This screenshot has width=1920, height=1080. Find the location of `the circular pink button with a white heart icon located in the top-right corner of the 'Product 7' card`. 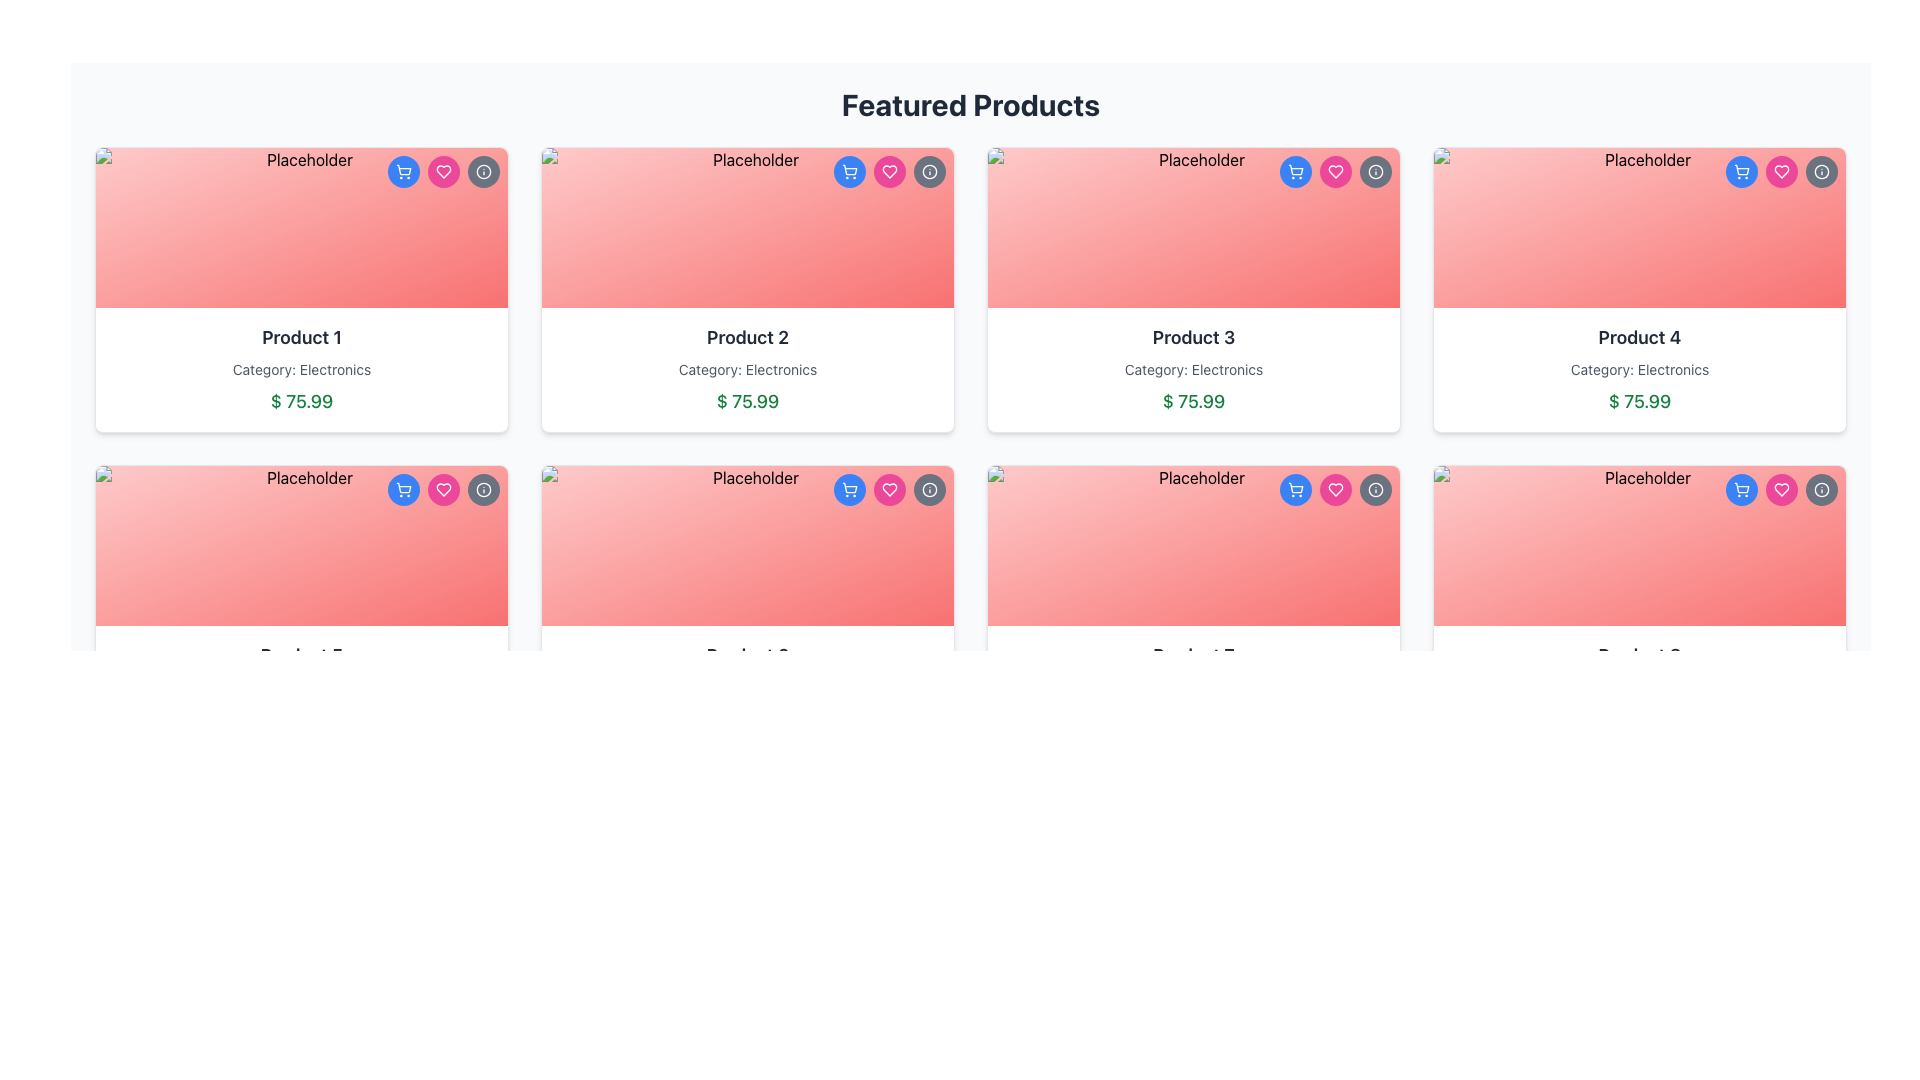

the circular pink button with a white heart icon located in the top-right corner of the 'Product 7' card is located at coordinates (1335, 489).